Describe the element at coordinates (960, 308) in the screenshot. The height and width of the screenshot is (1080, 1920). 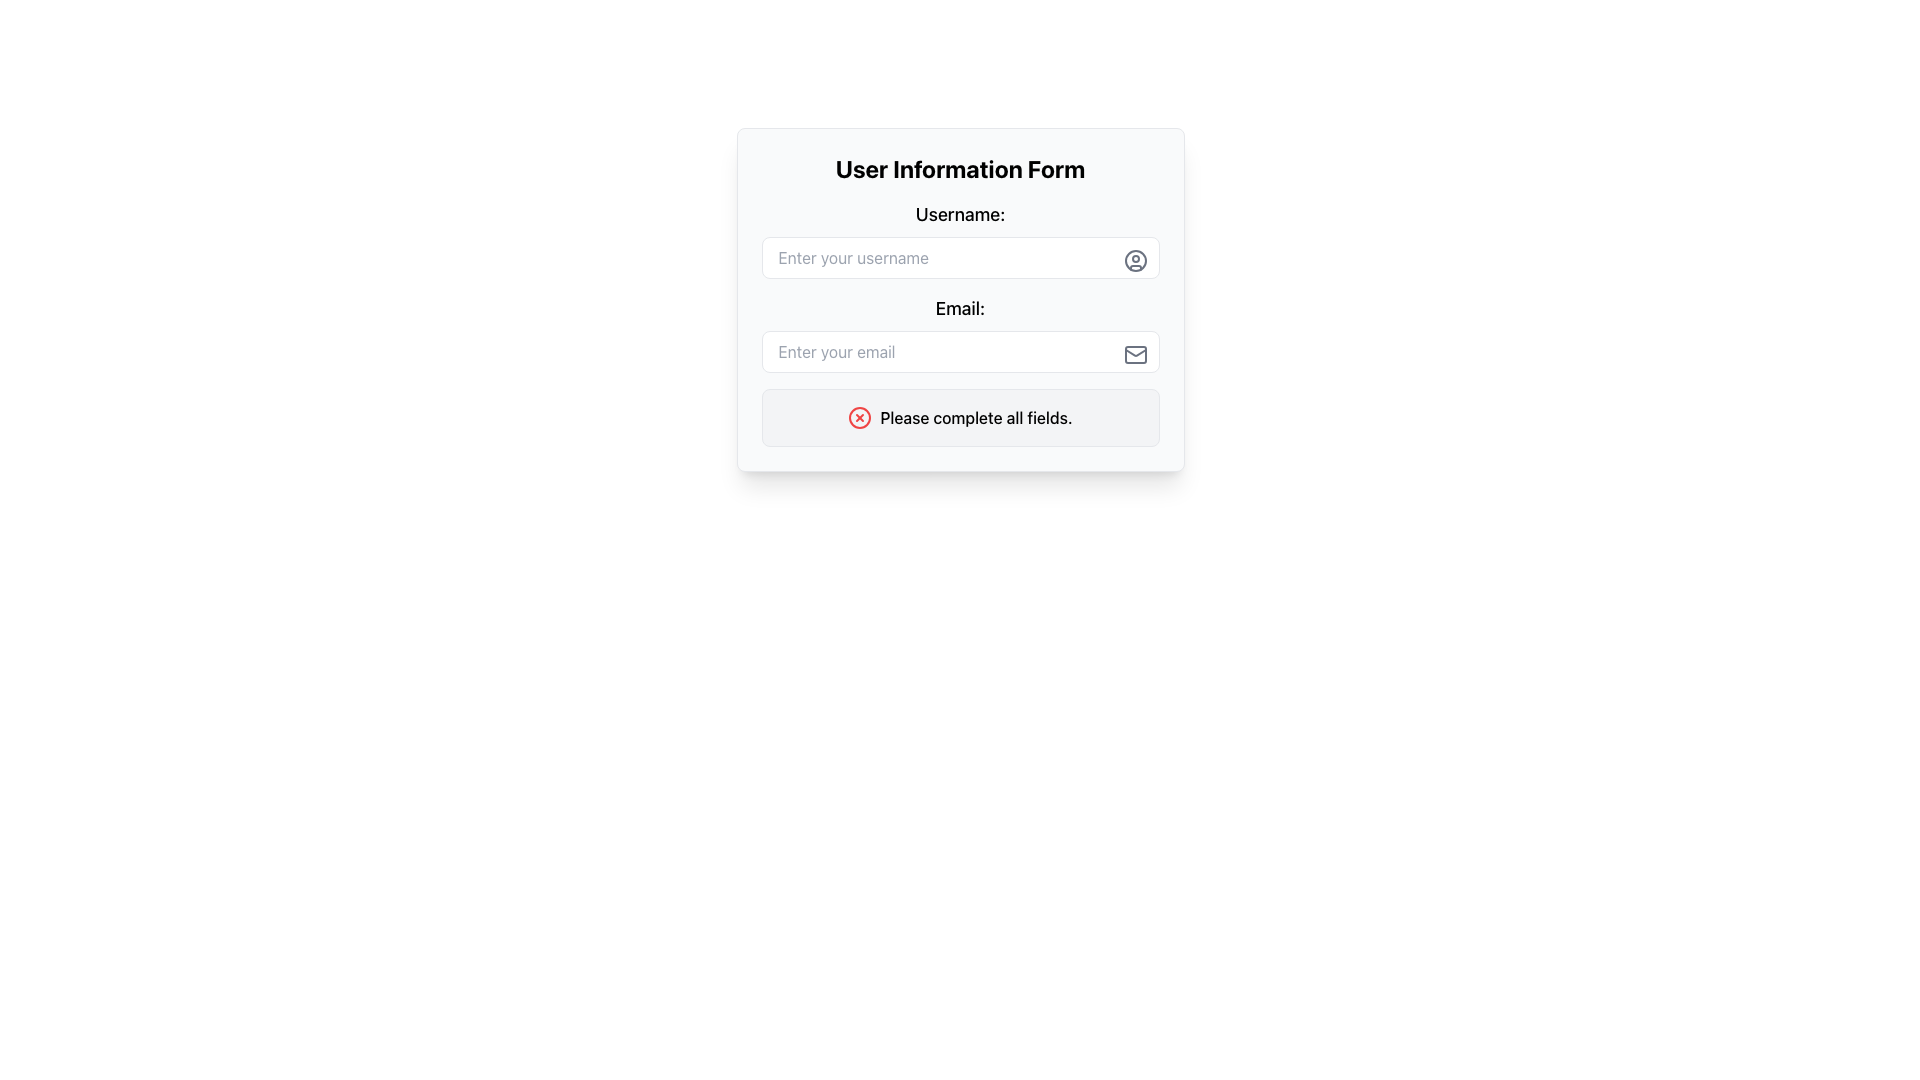
I see `the static text label 'Email:' which is a bold, mid-sized font label in a user input form, positioned below the 'Username:' label and above the email input field` at that location.